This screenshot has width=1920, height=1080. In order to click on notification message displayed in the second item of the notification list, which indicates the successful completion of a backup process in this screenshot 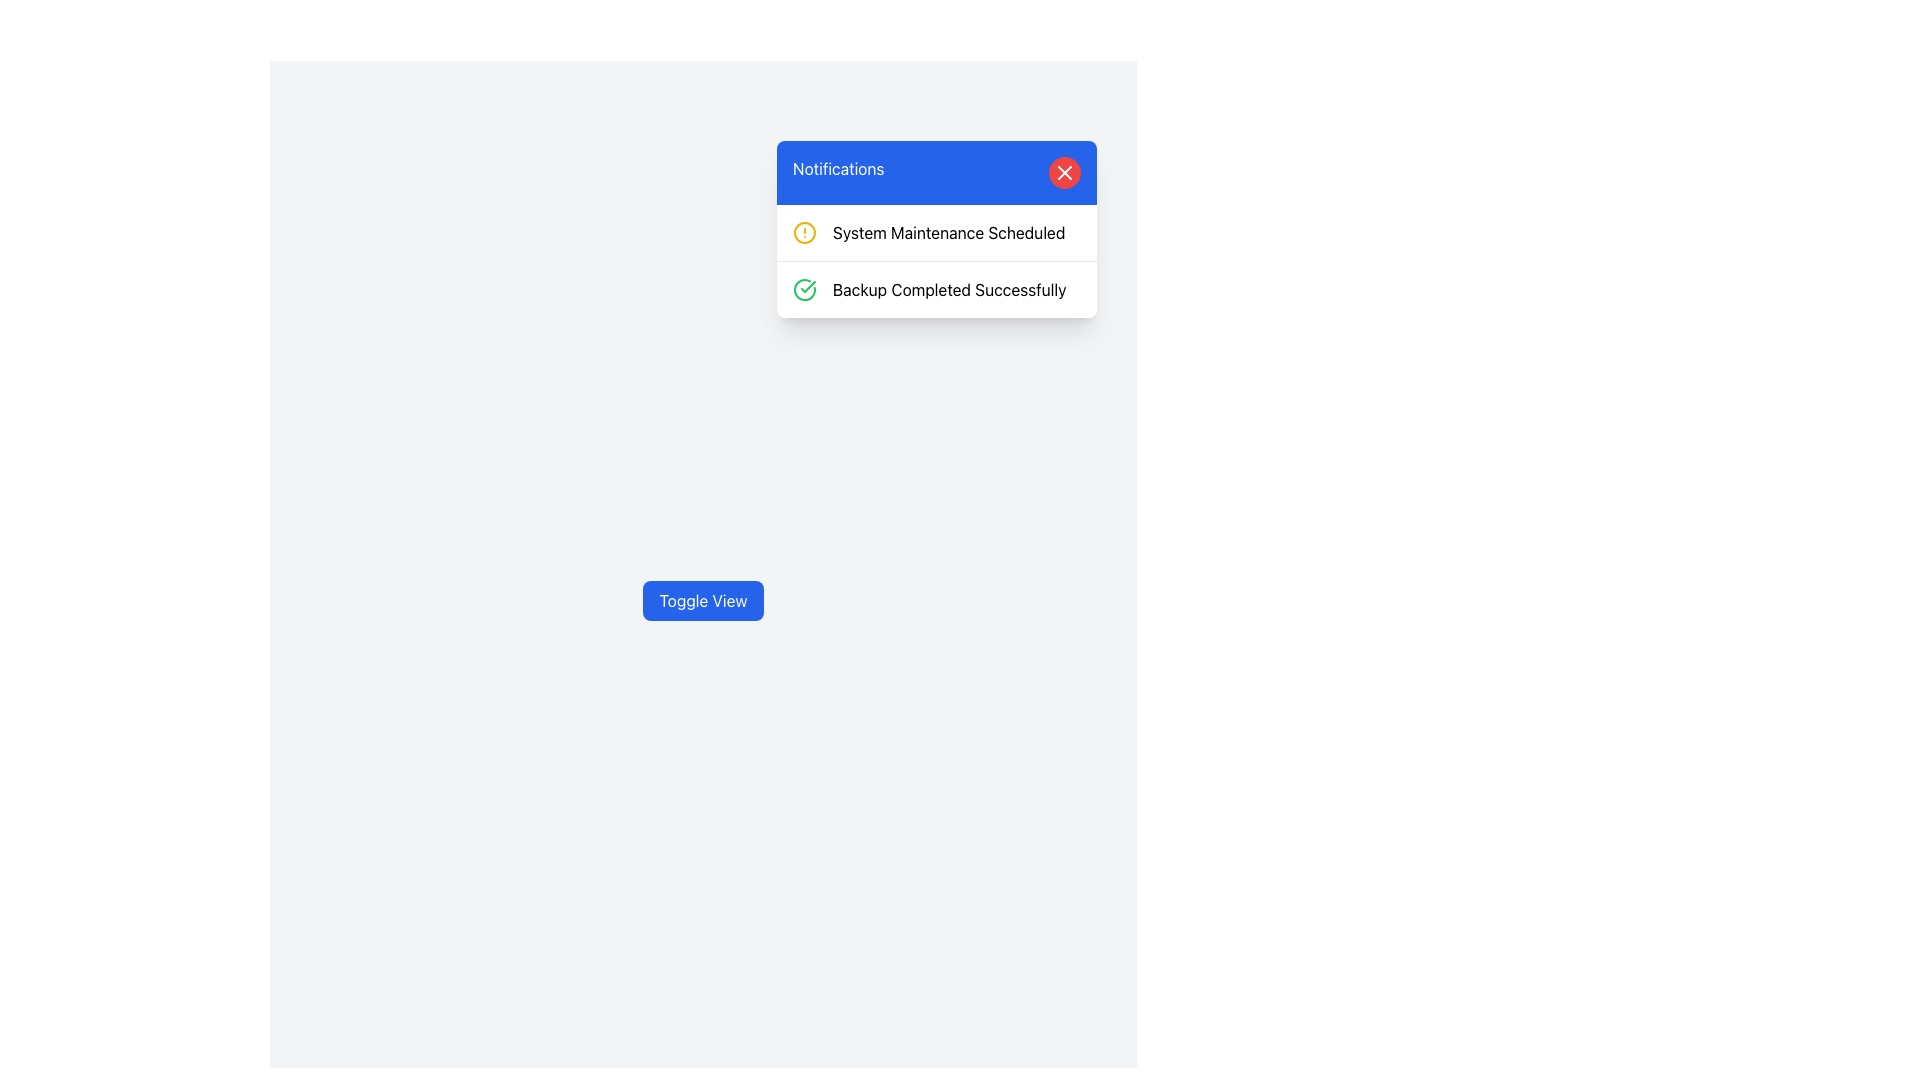, I will do `click(948, 289)`.